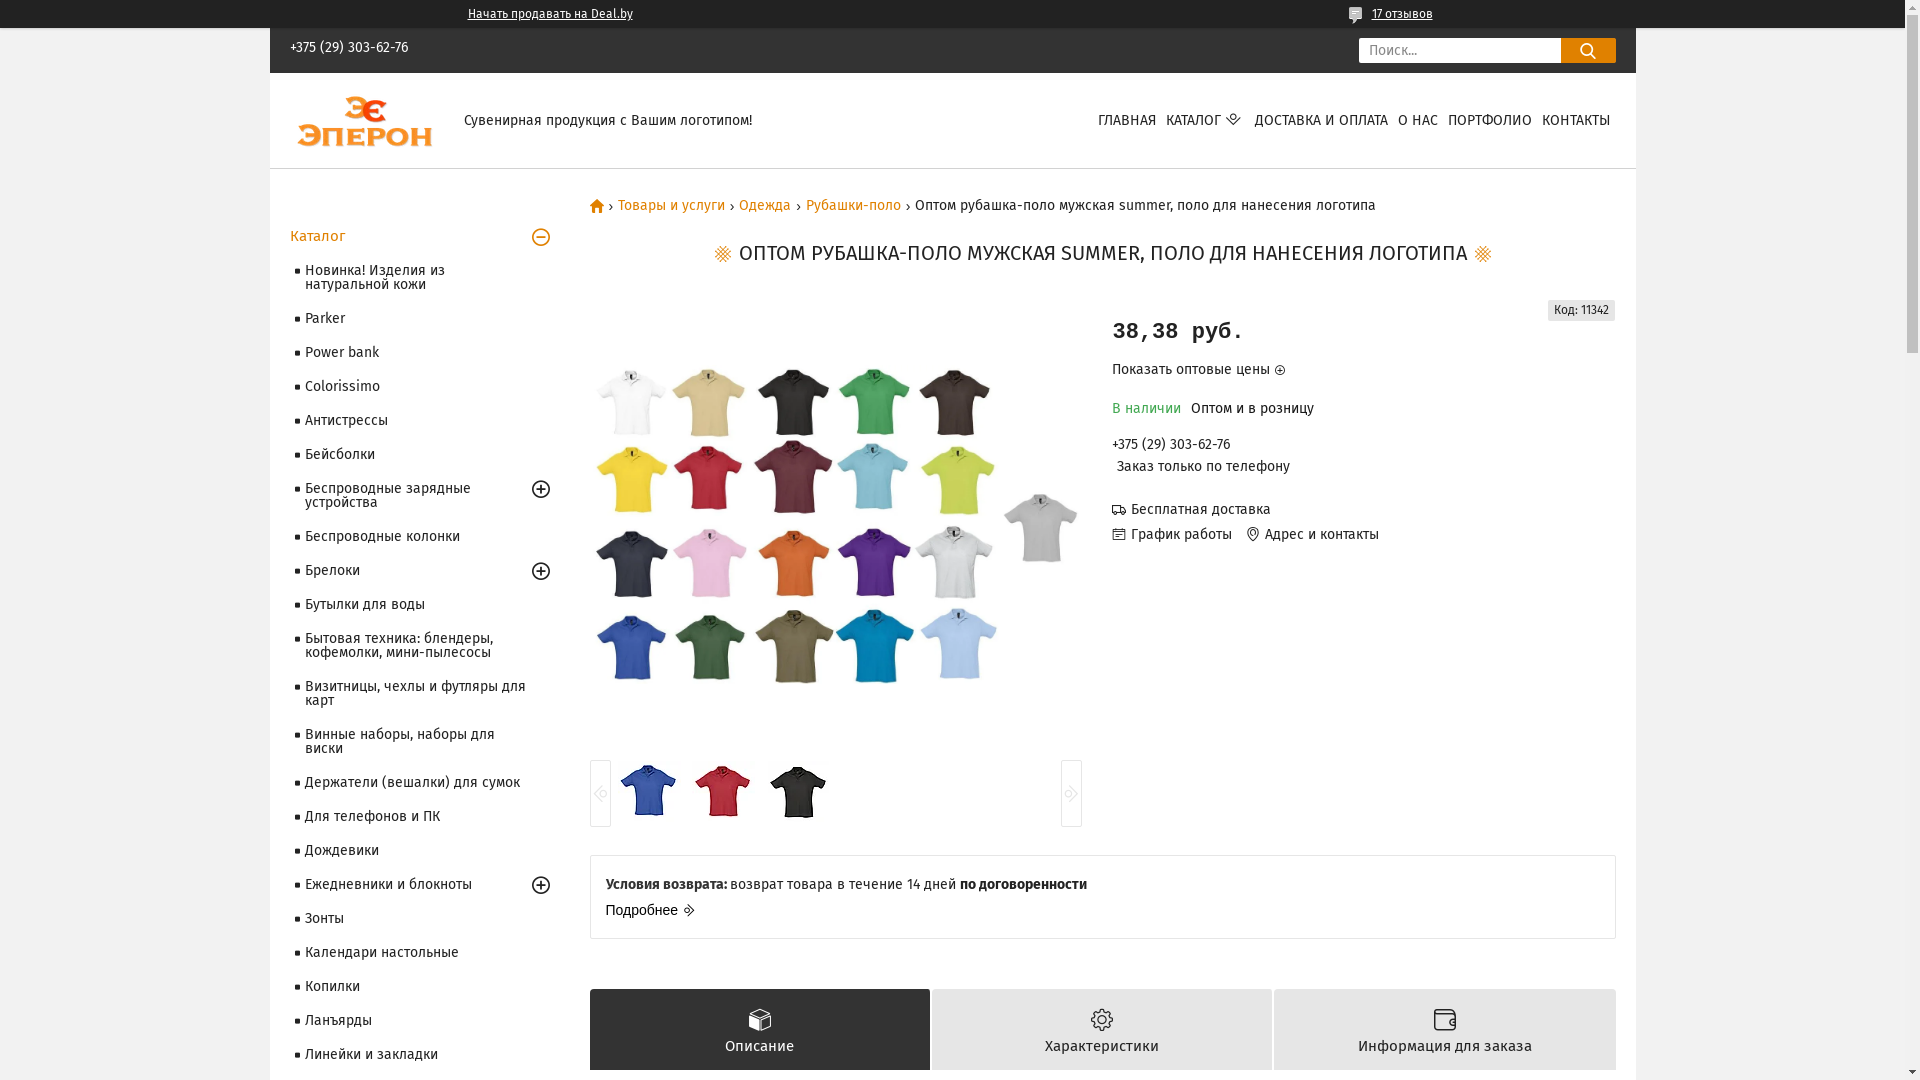  Describe the element at coordinates (424, 352) in the screenshot. I see `'Power bank'` at that location.